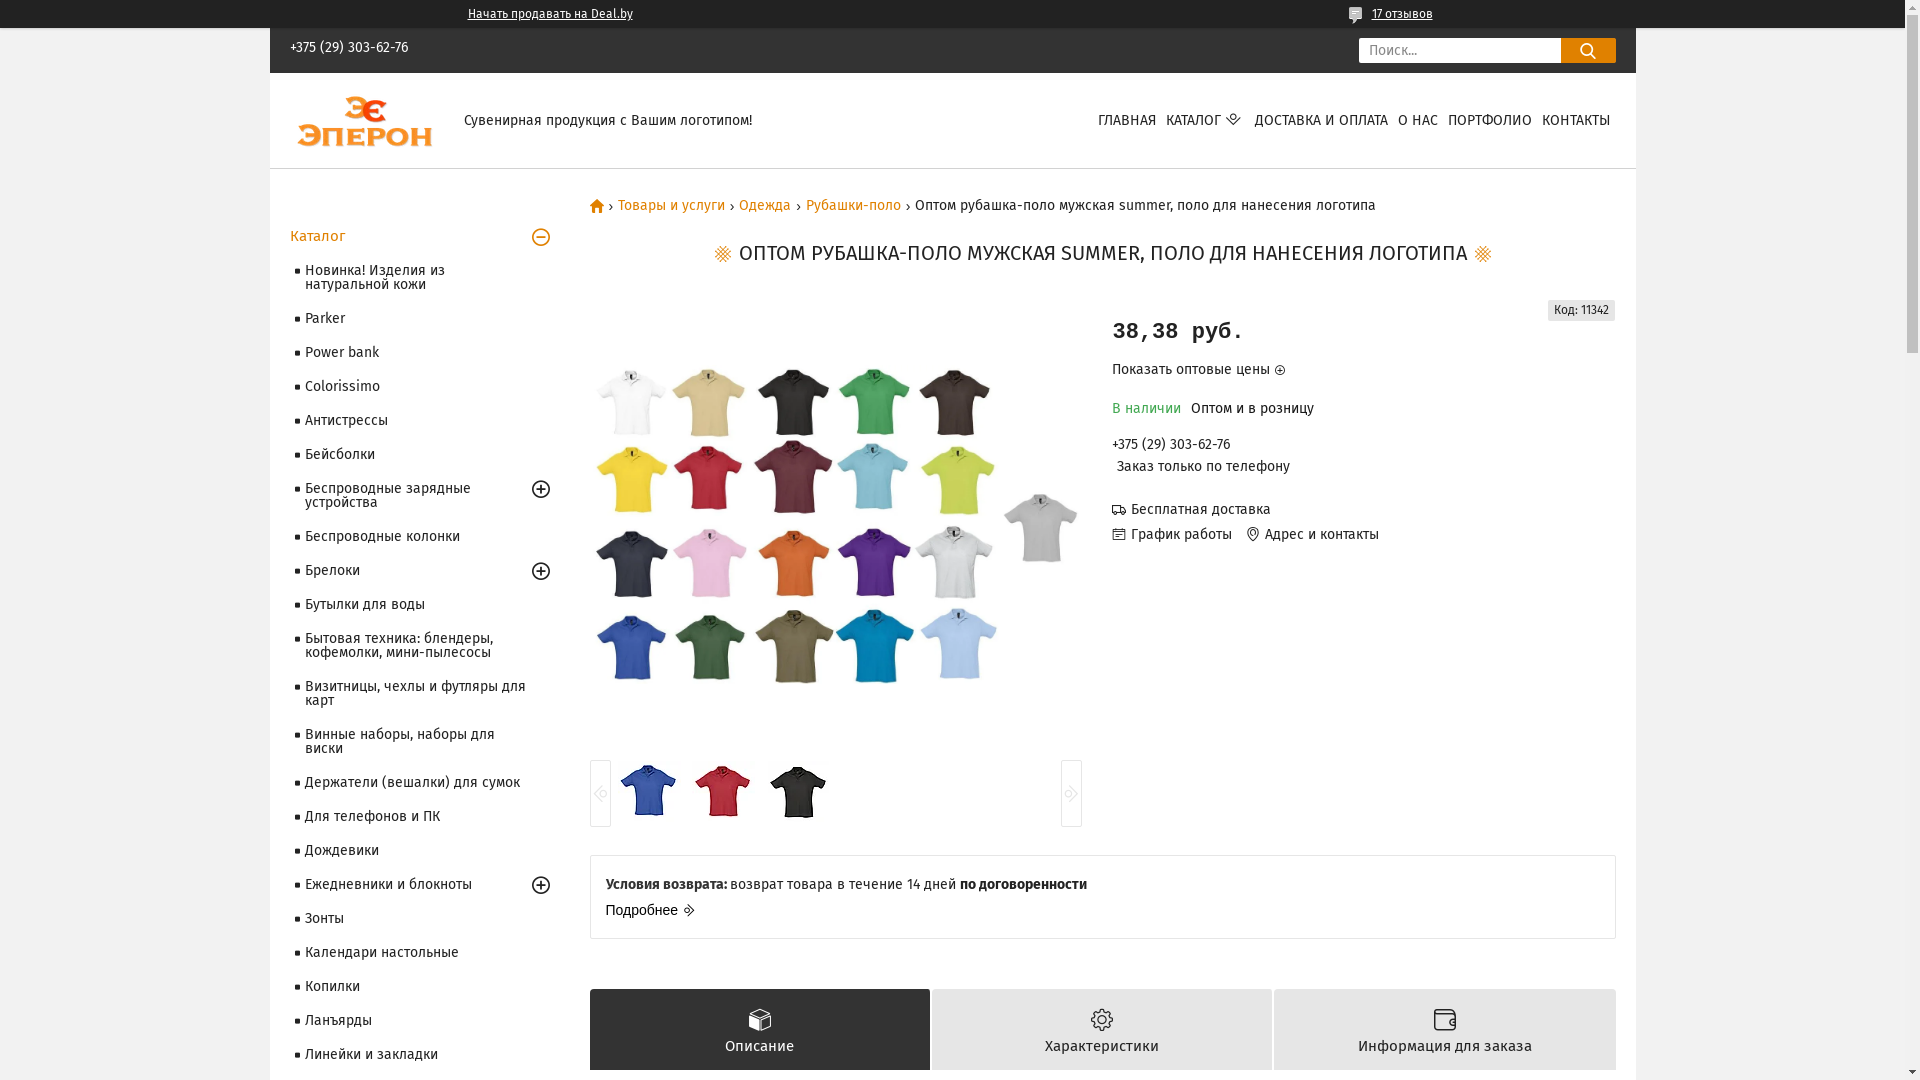  Describe the element at coordinates (424, 352) in the screenshot. I see `'Power bank'` at that location.